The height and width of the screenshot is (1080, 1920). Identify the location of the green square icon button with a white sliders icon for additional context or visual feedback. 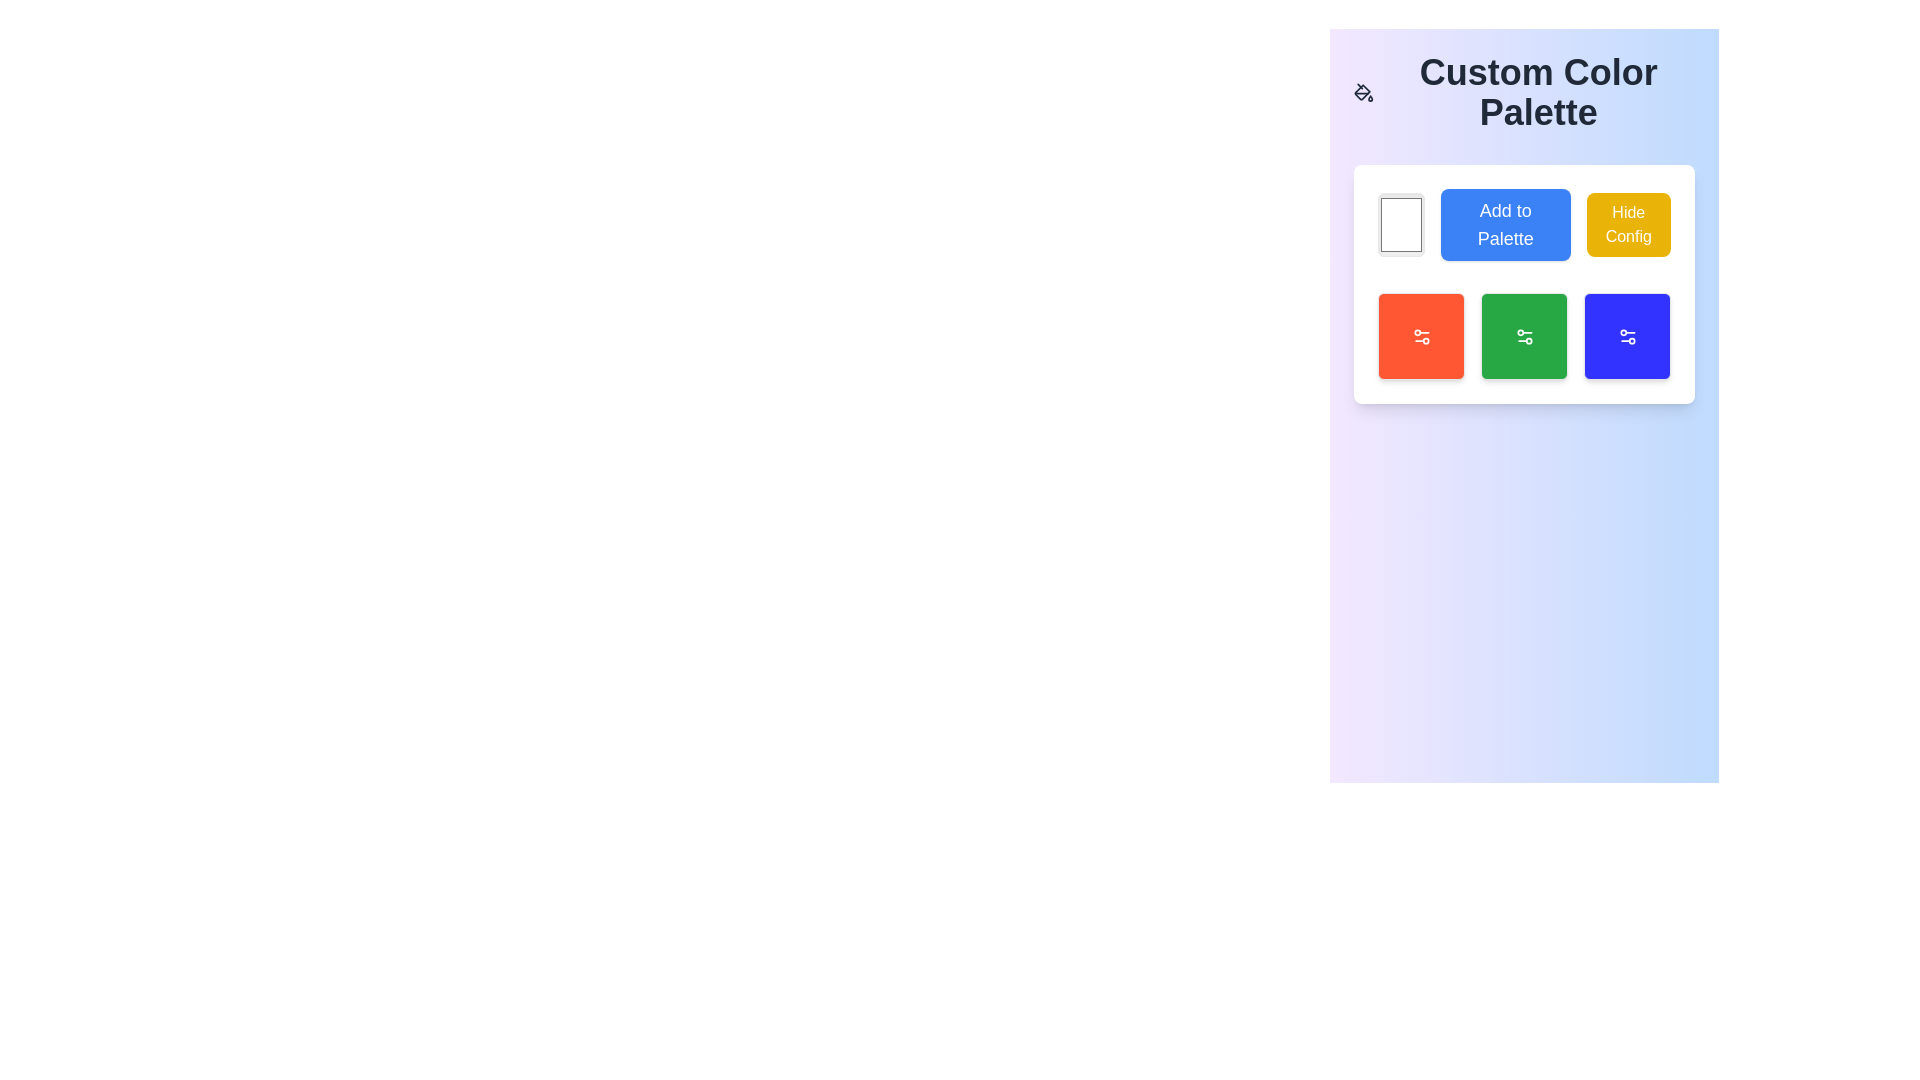
(1523, 335).